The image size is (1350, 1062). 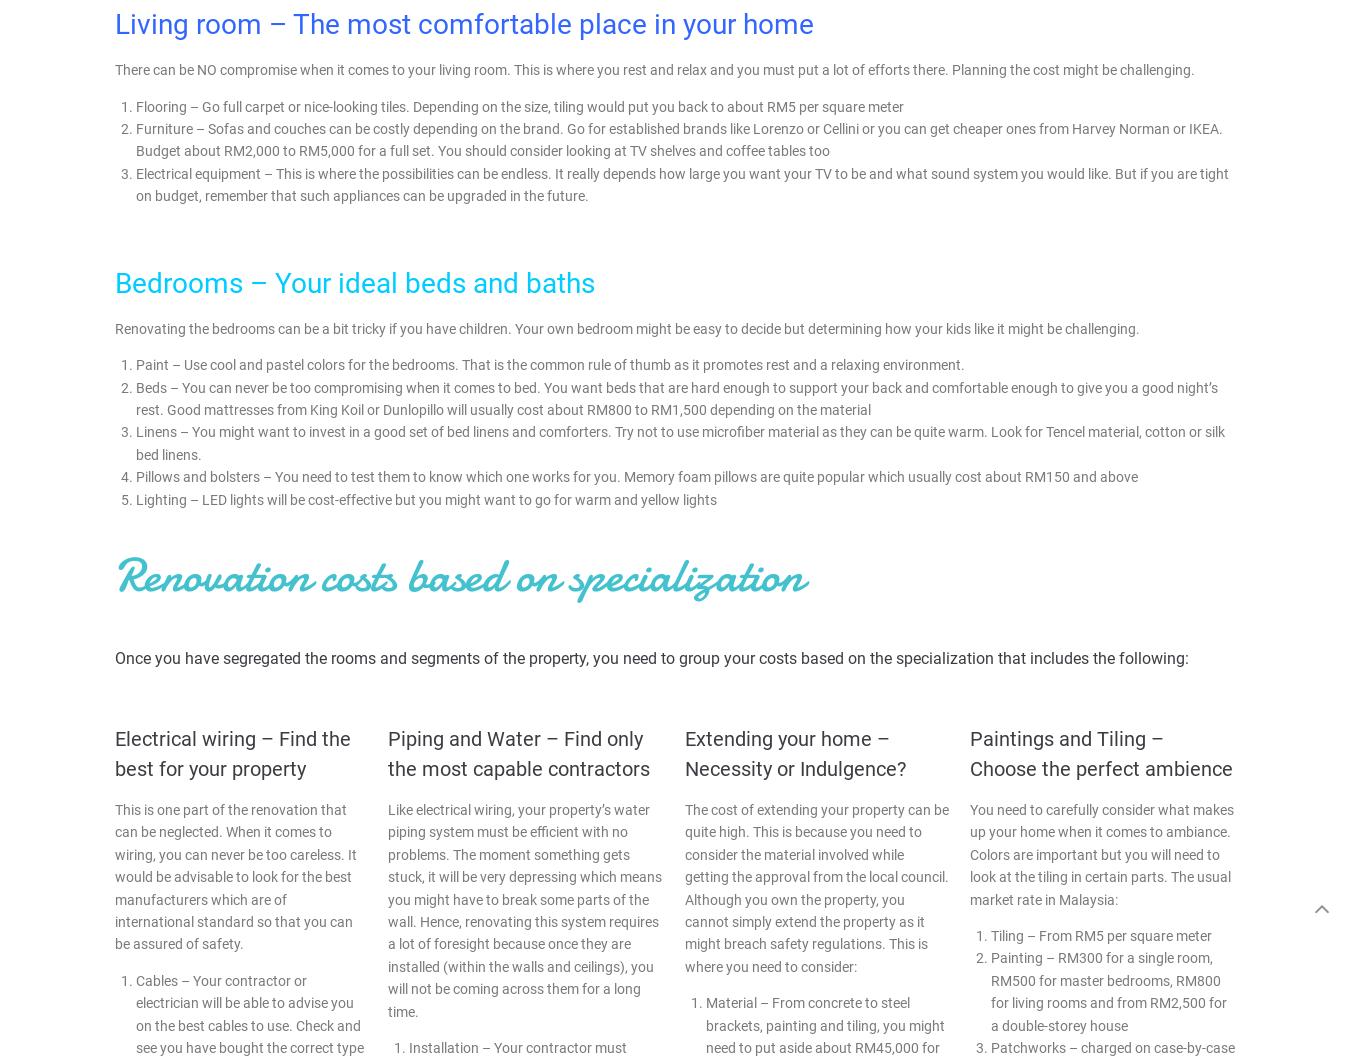 What do you see at coordinates (234, 875) in the screenshot?
I see `'This is one part of the renovation that can be neglected. When it comes to wiring, you can never be too careless. It would be advisable to look for the best manufacturers which are of international standard so that you can be assured of safety.'` at bounding box center [234, 875].